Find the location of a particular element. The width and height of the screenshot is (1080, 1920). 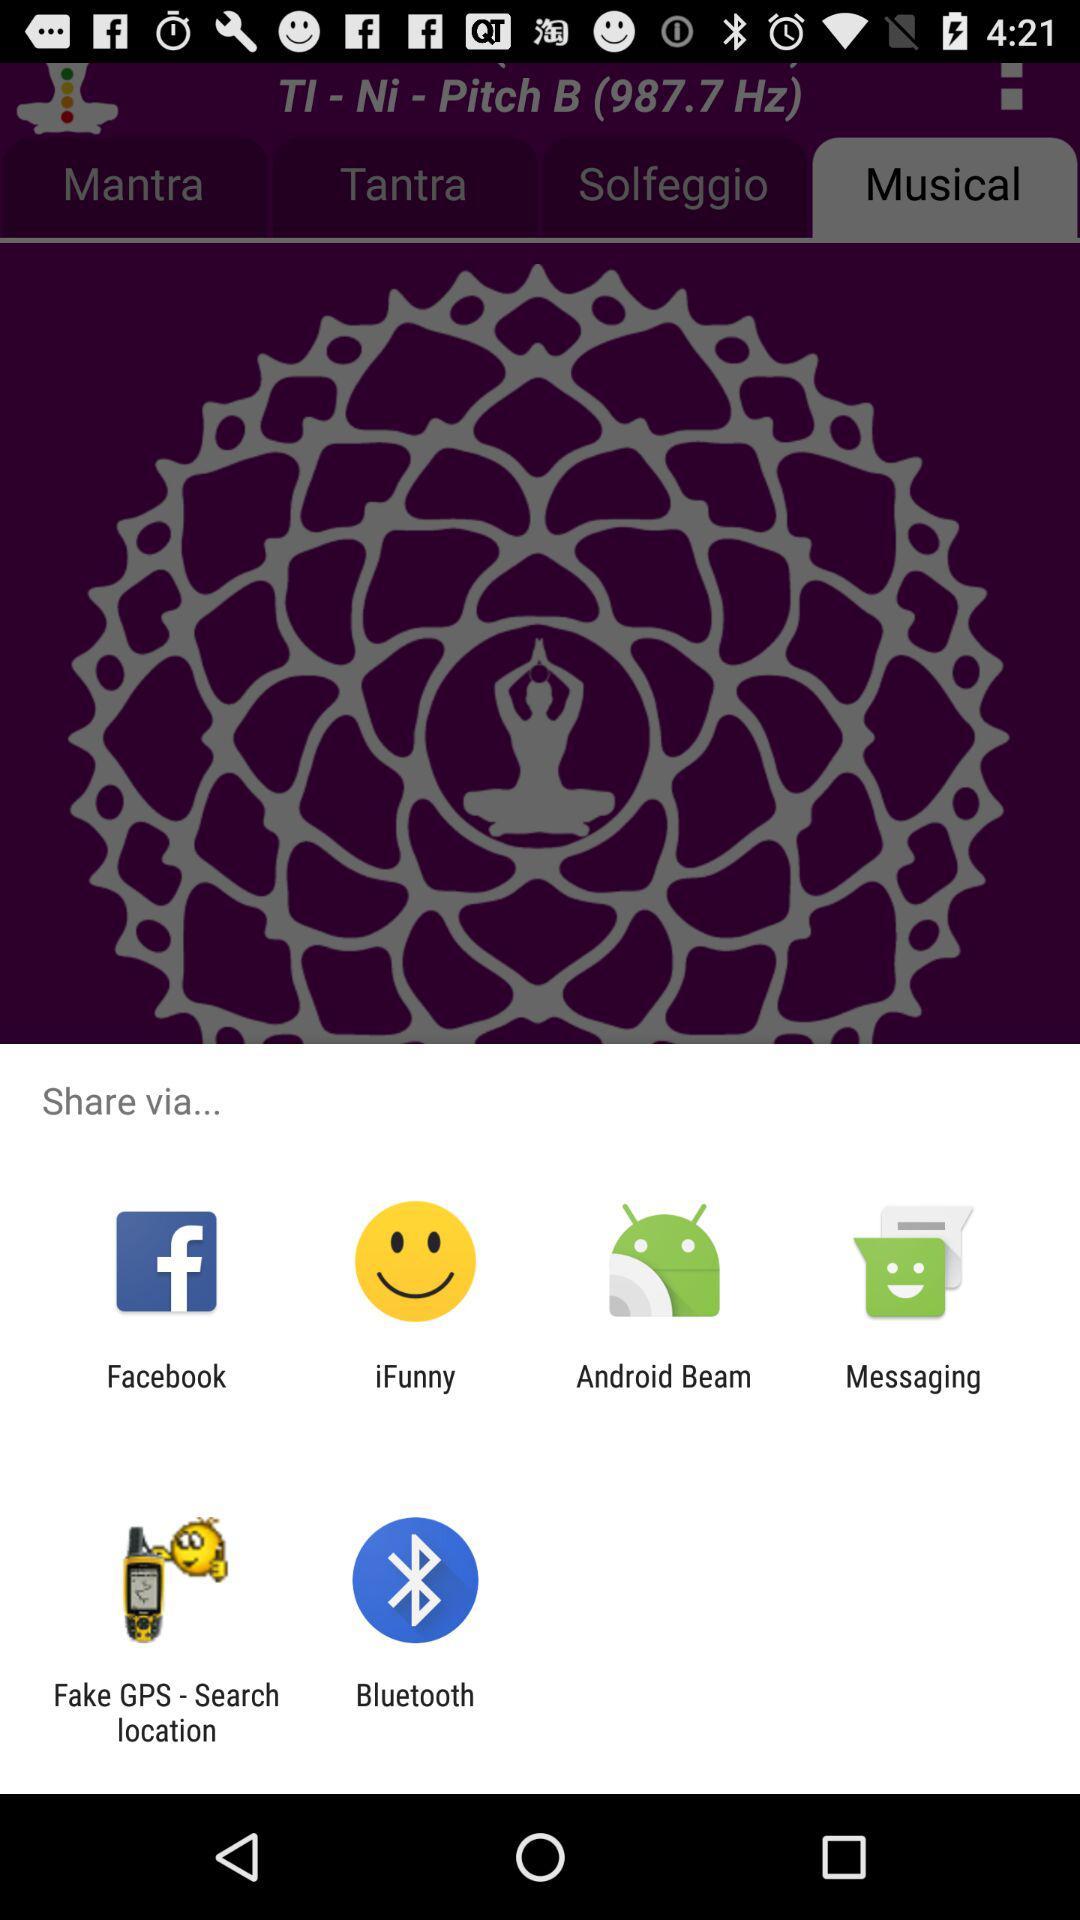

the bluetooth app is located at coordinates (414, 1711).